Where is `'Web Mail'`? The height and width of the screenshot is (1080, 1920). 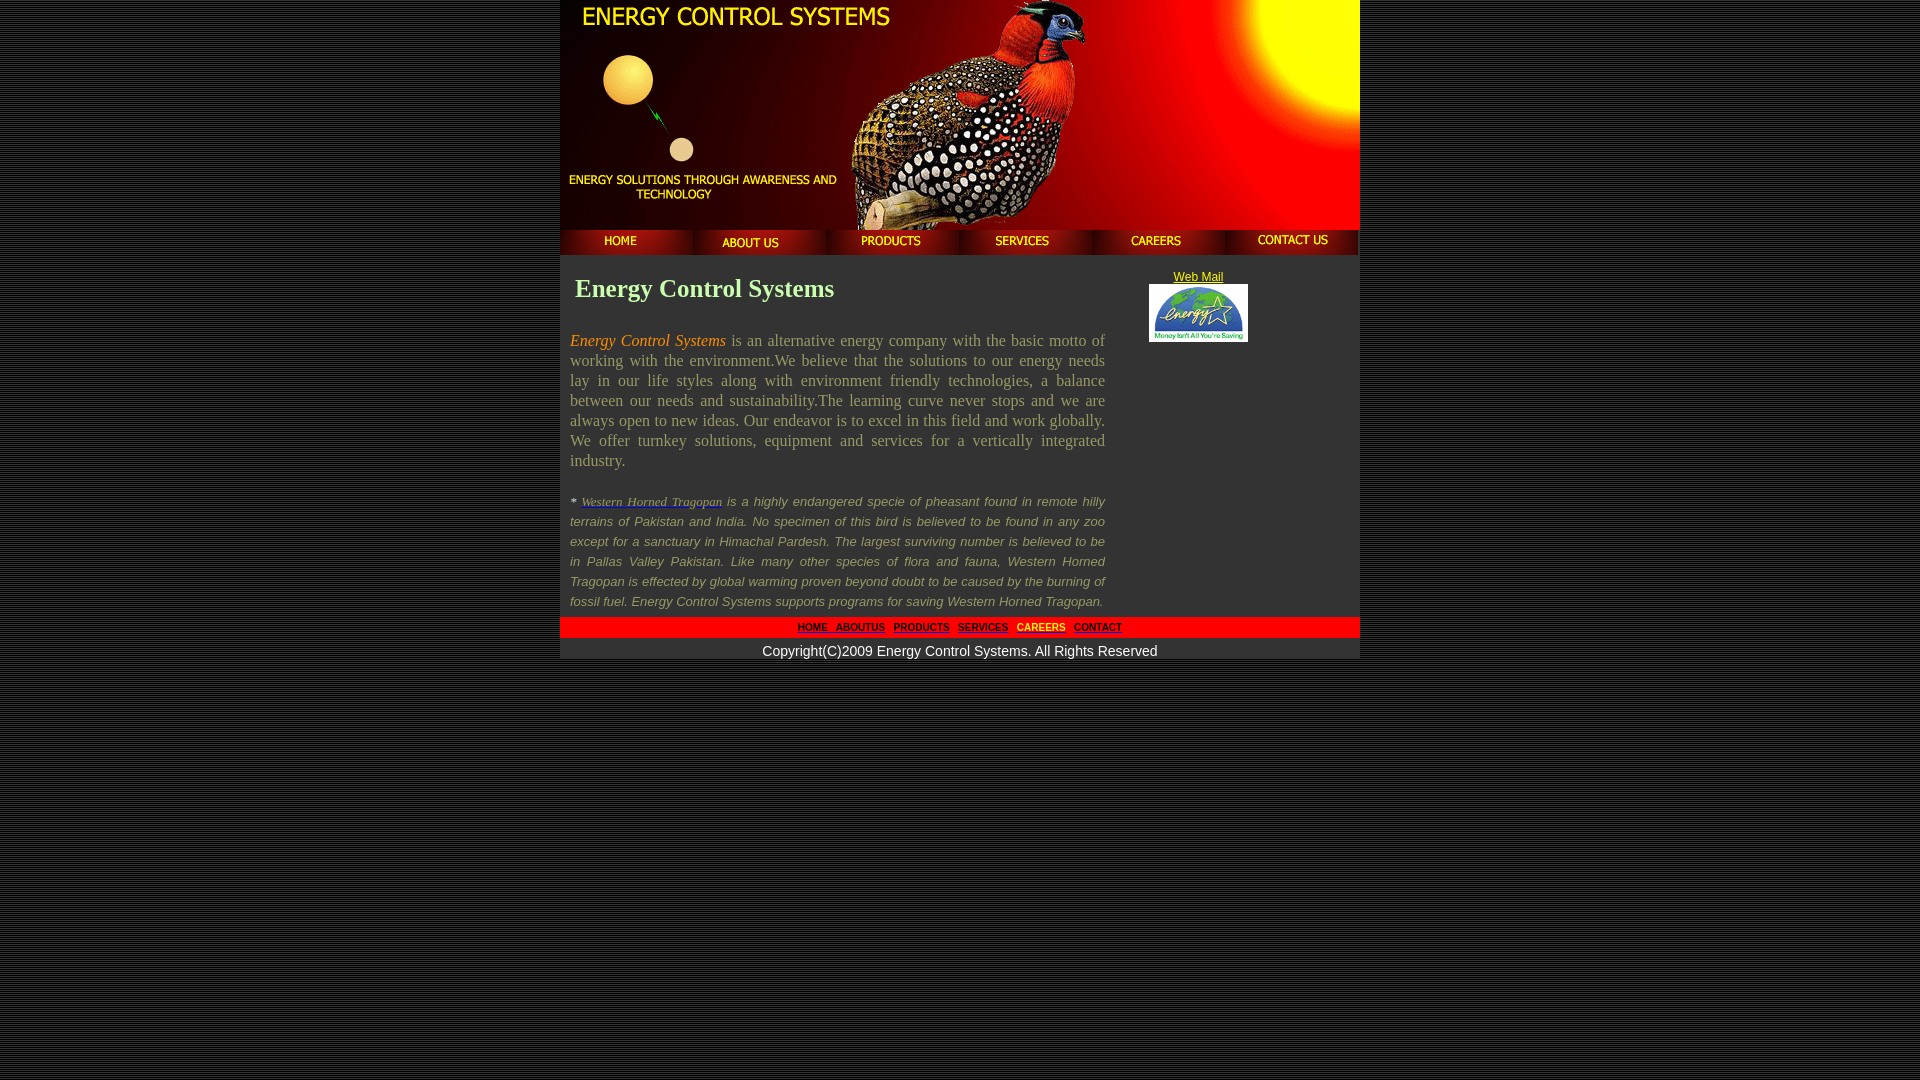
'Web Mail' is located at coordinates (1199, 277).